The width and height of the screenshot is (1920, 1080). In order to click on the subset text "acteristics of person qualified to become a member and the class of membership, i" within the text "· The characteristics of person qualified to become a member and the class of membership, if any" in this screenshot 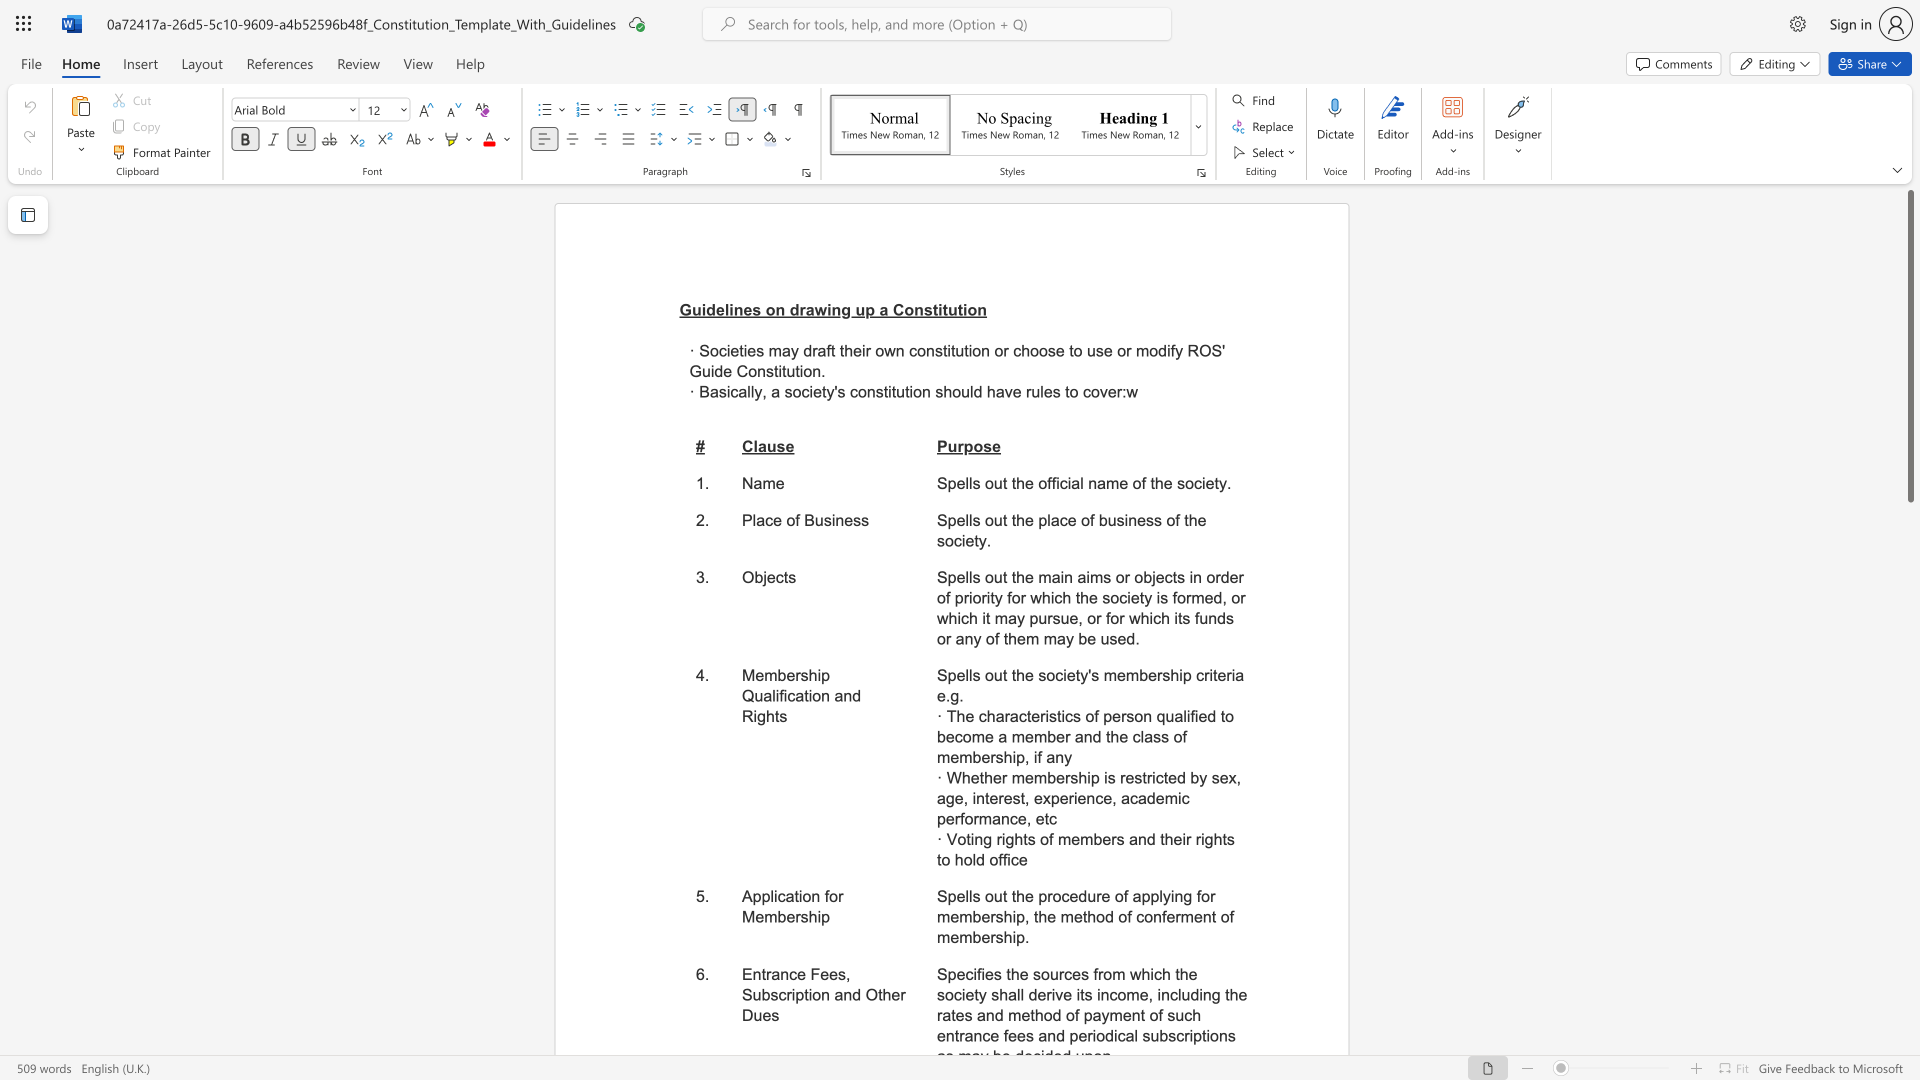, I will do `click(1009, 715)`.